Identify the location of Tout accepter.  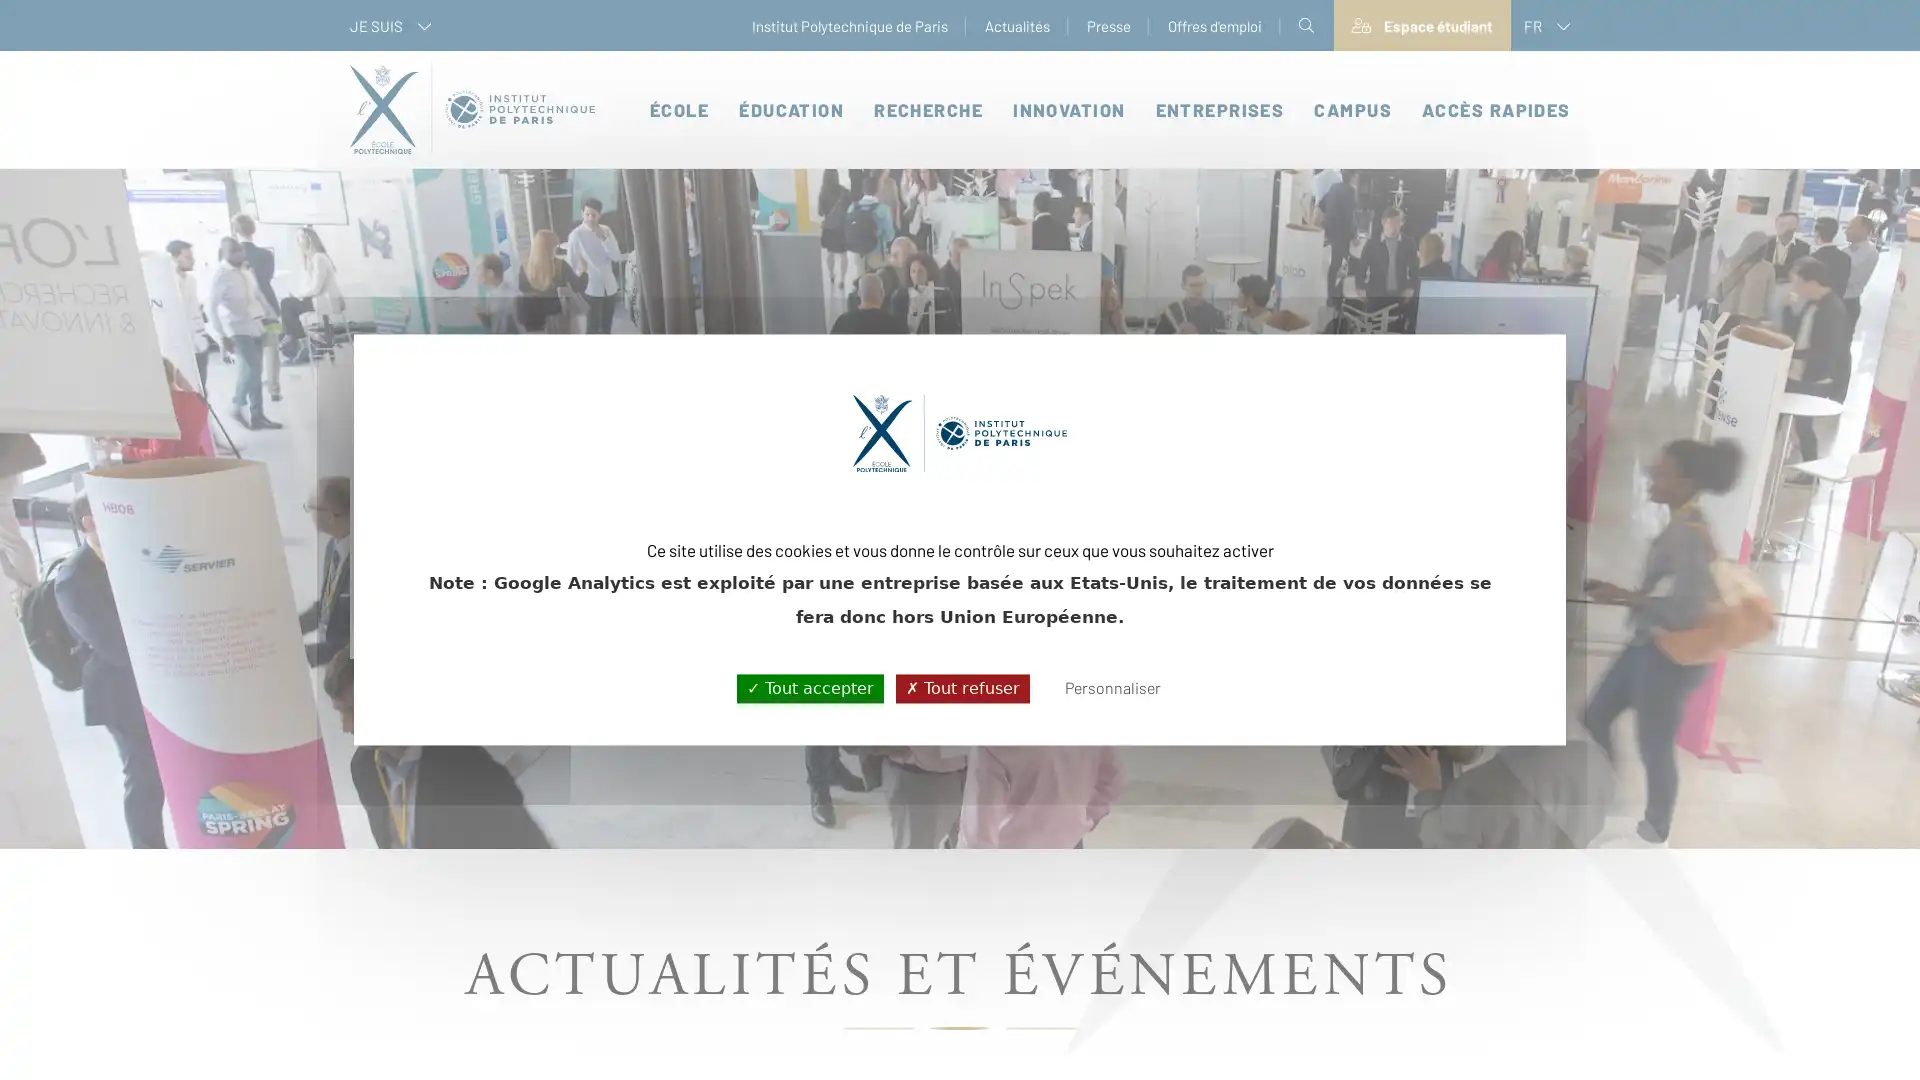
(809, 687).